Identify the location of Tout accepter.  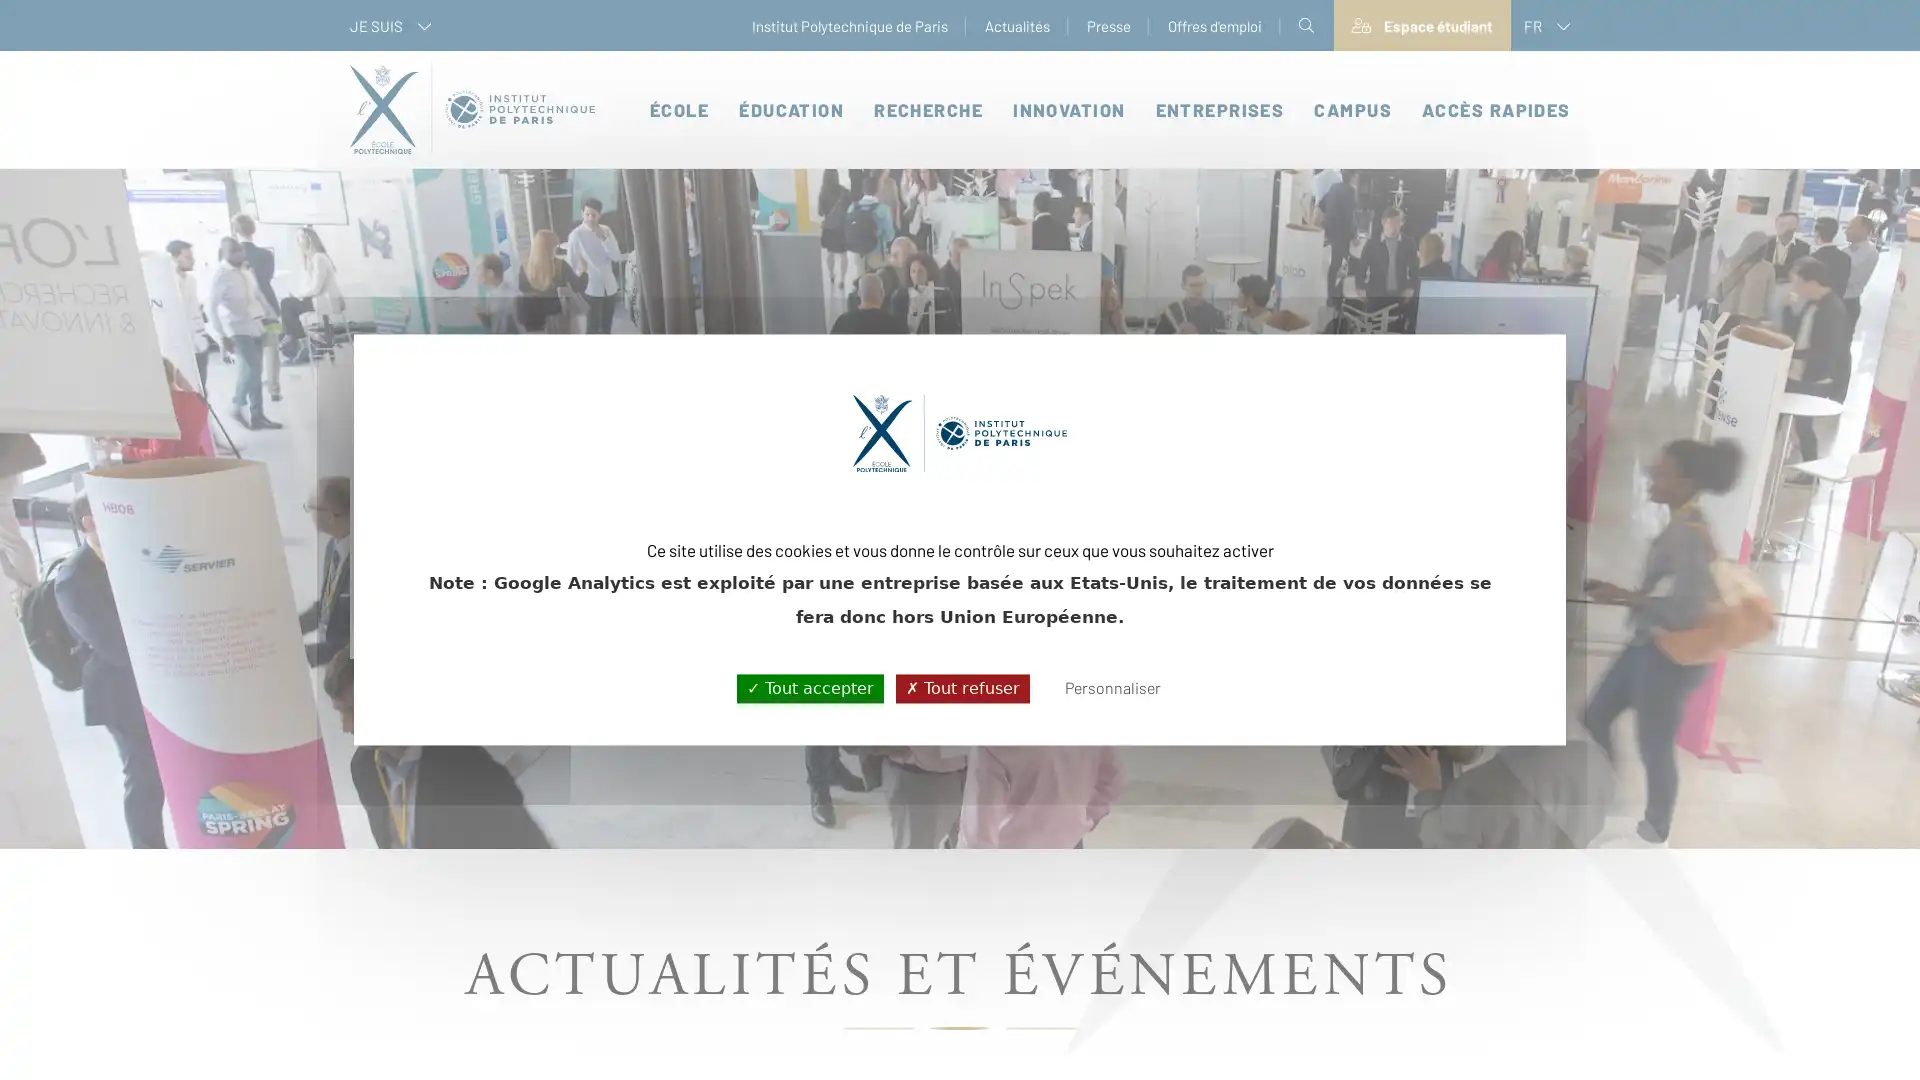
(809, 687).